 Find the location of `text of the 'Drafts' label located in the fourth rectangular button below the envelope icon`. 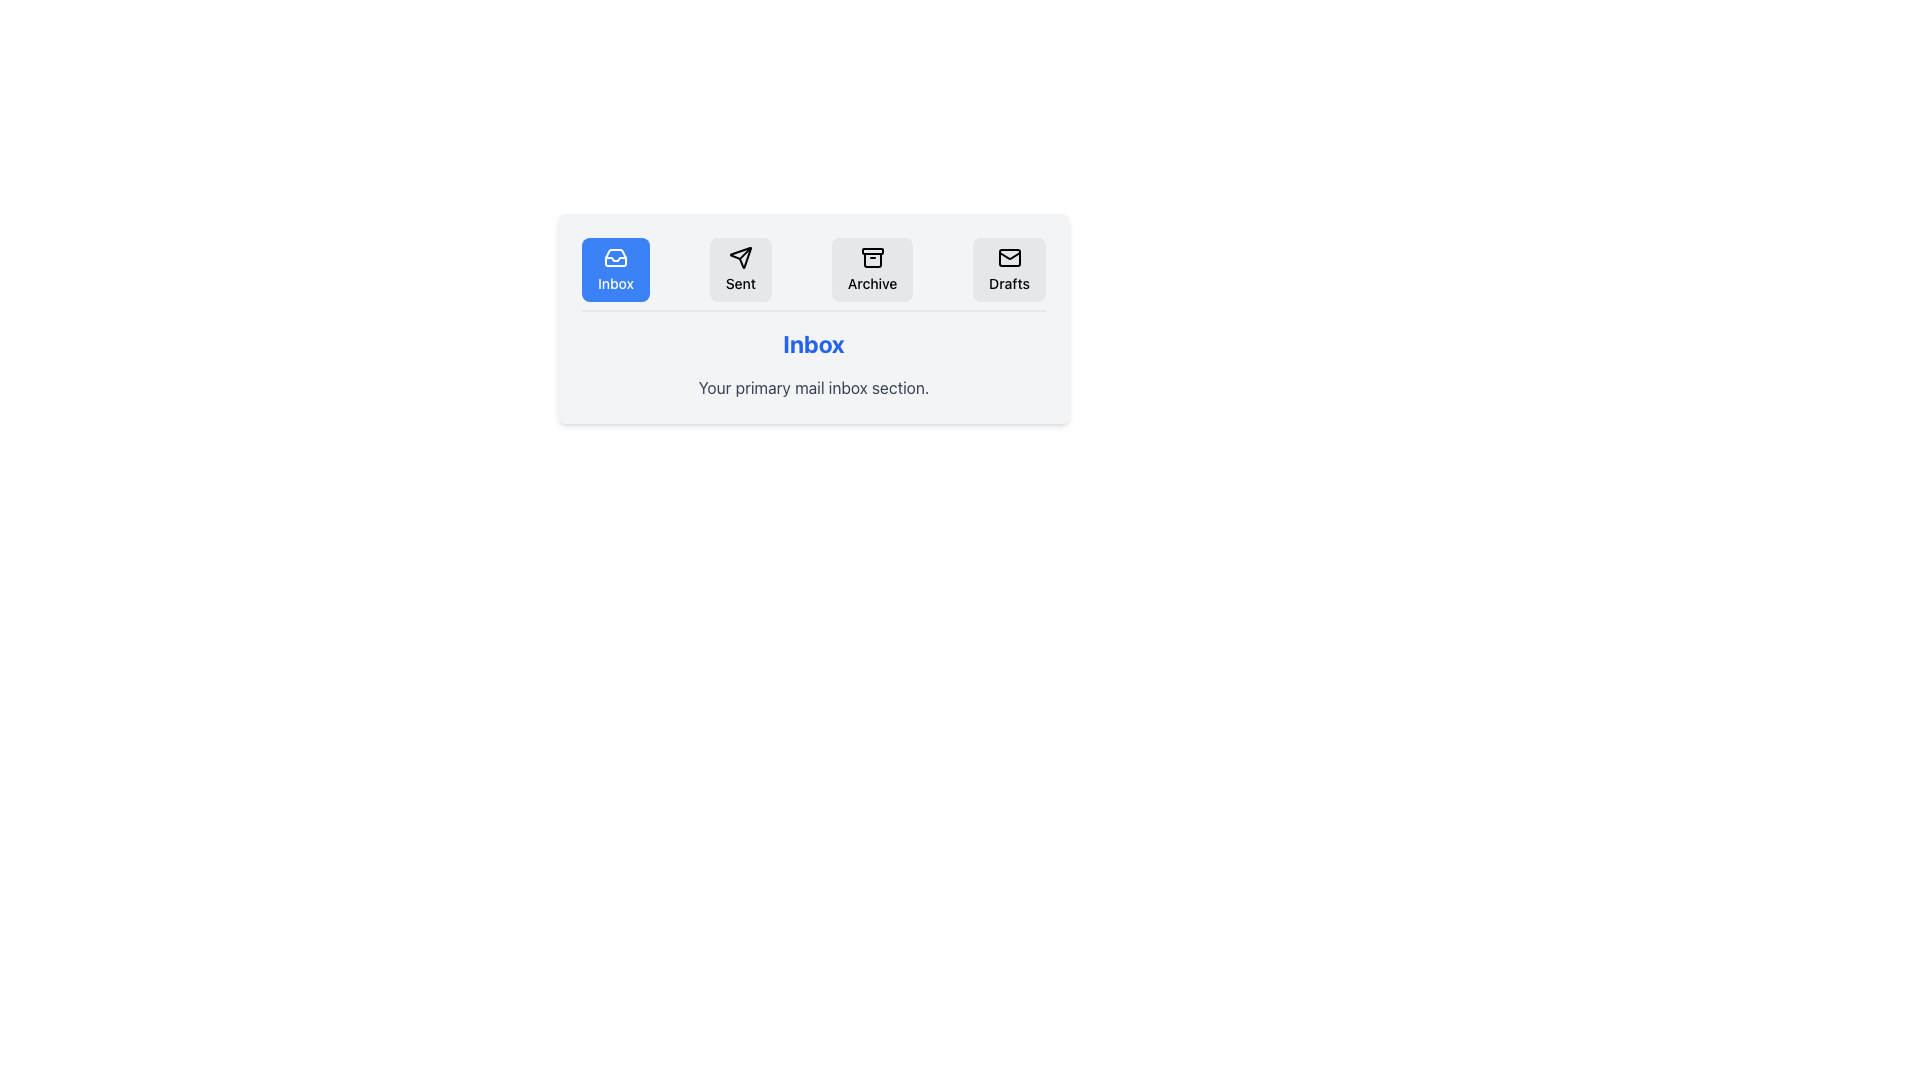

text of the 'Drafts' label located in the fourth rectangular button below the envelope icon is located at coordinates (1009, 284).